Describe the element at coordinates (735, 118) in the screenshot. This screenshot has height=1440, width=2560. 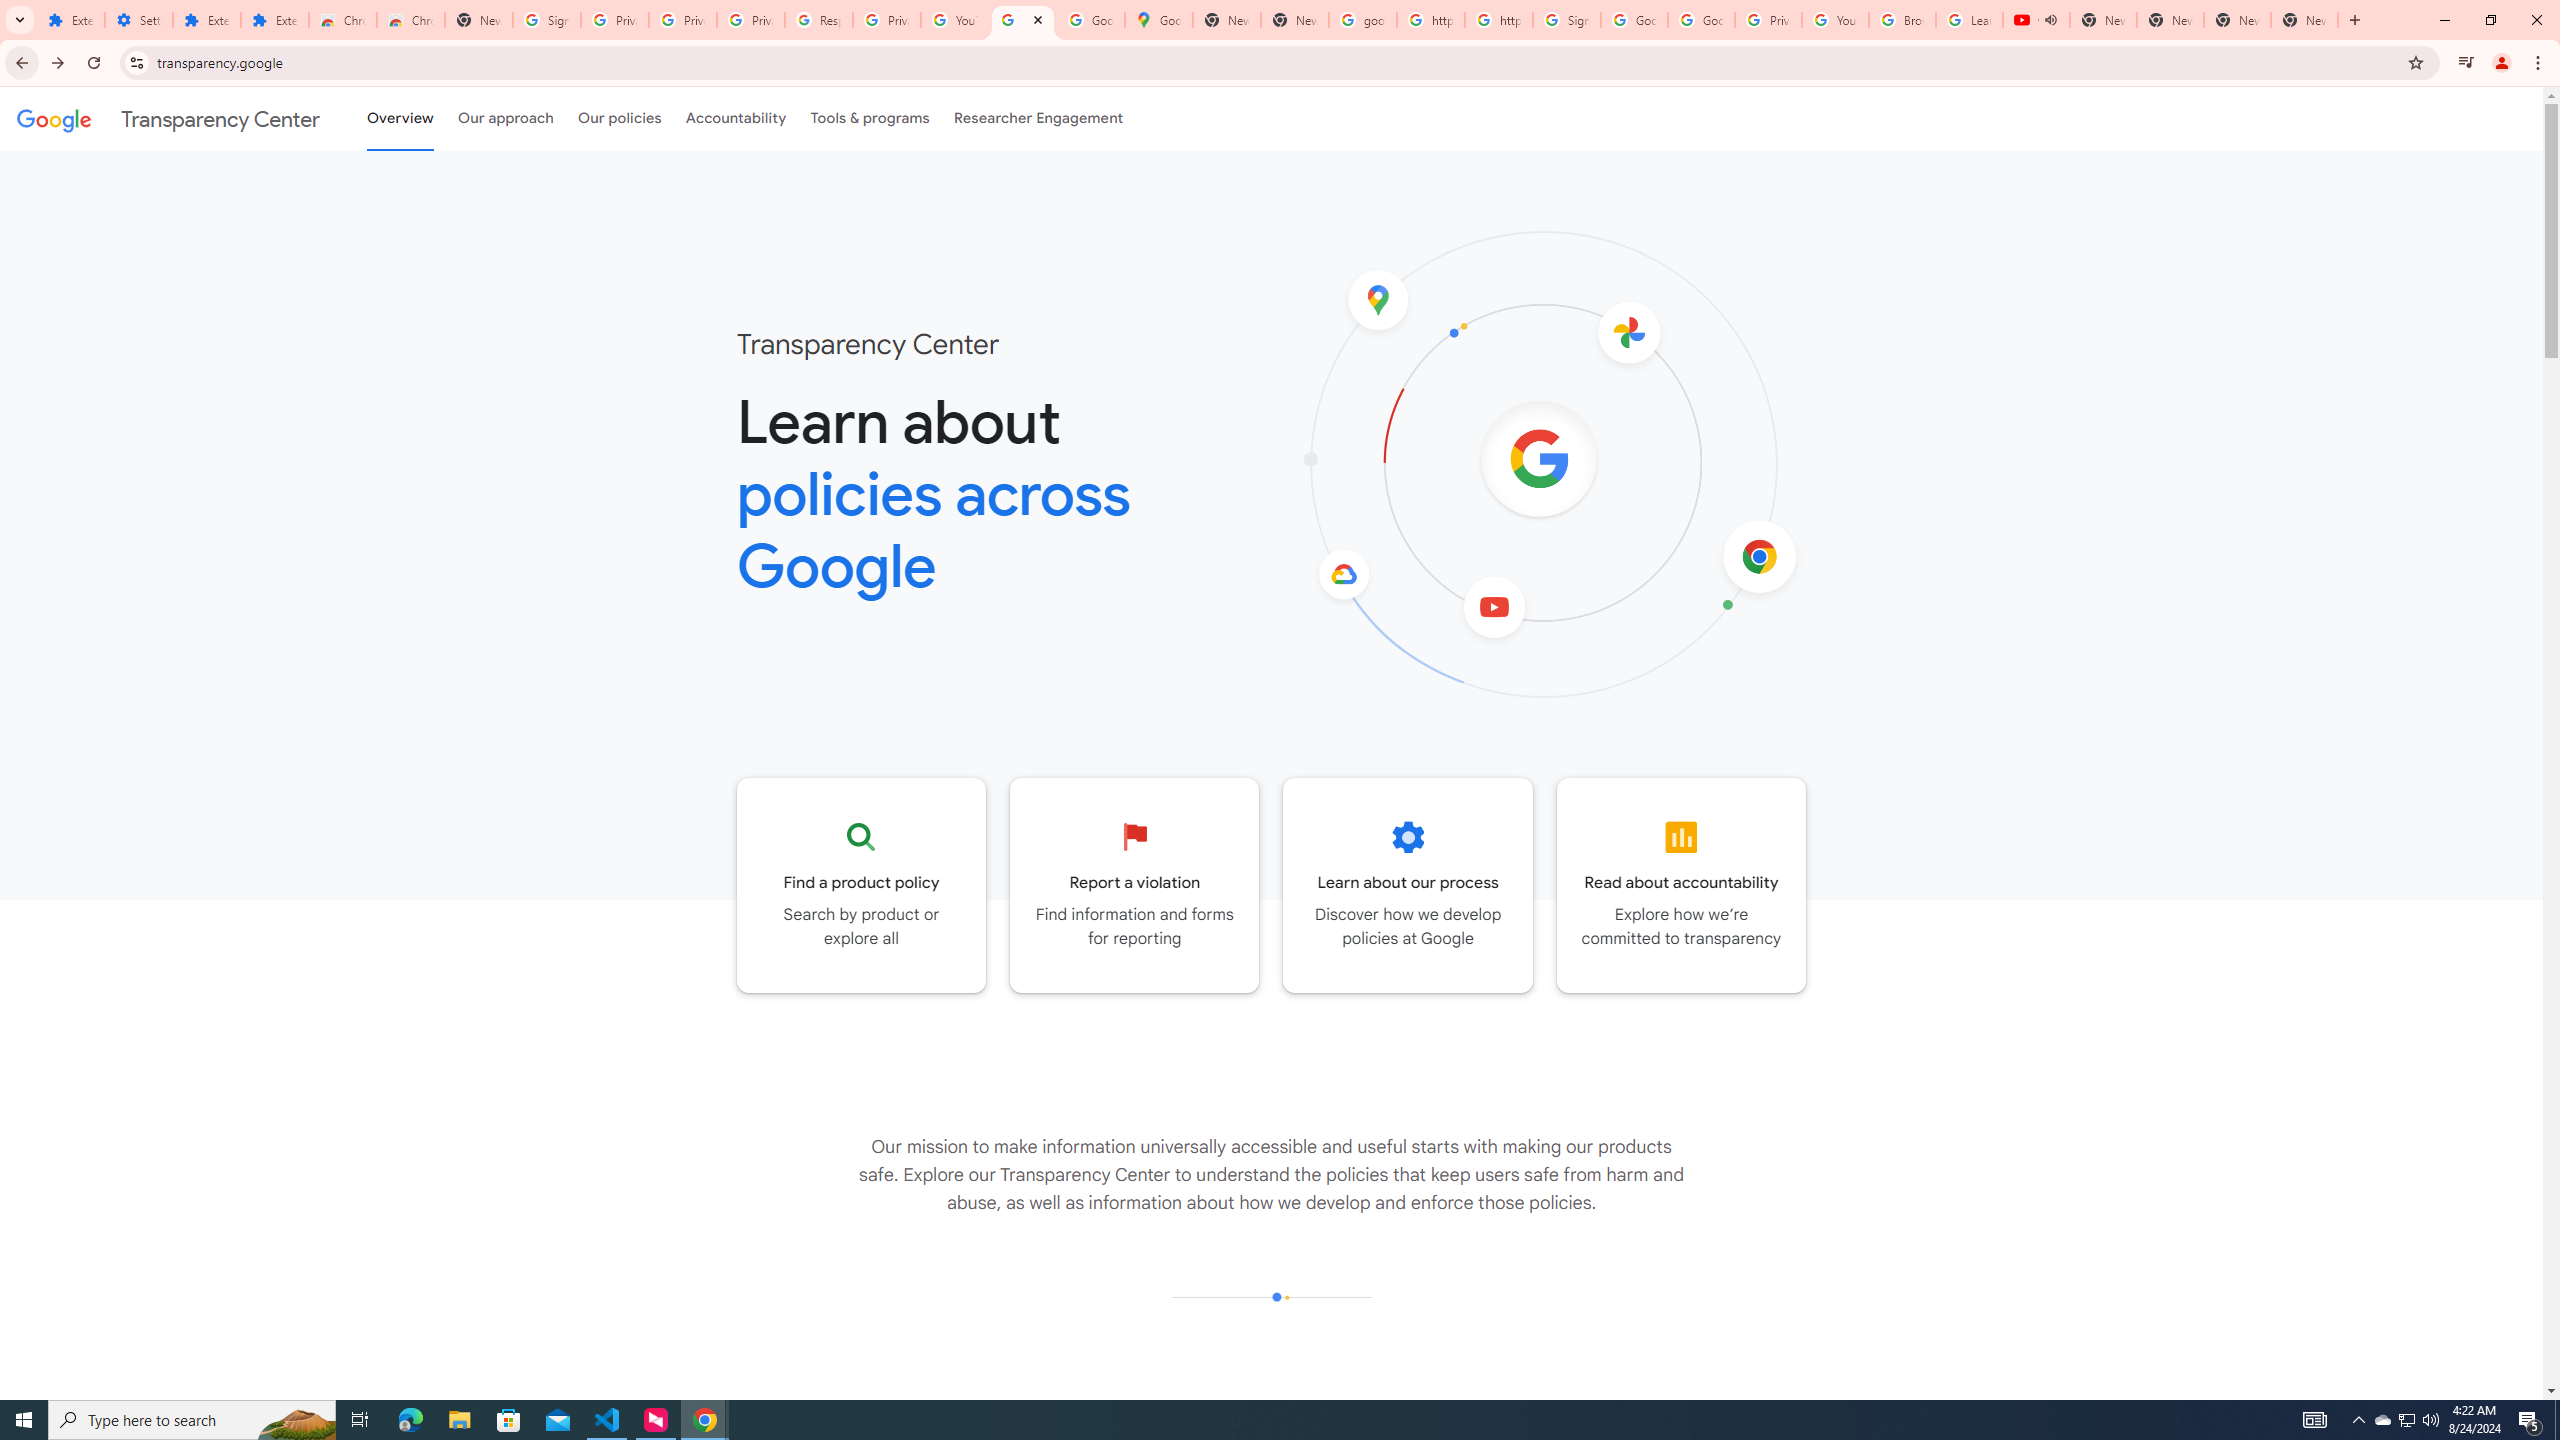
I see `'Accountability'` at that location.